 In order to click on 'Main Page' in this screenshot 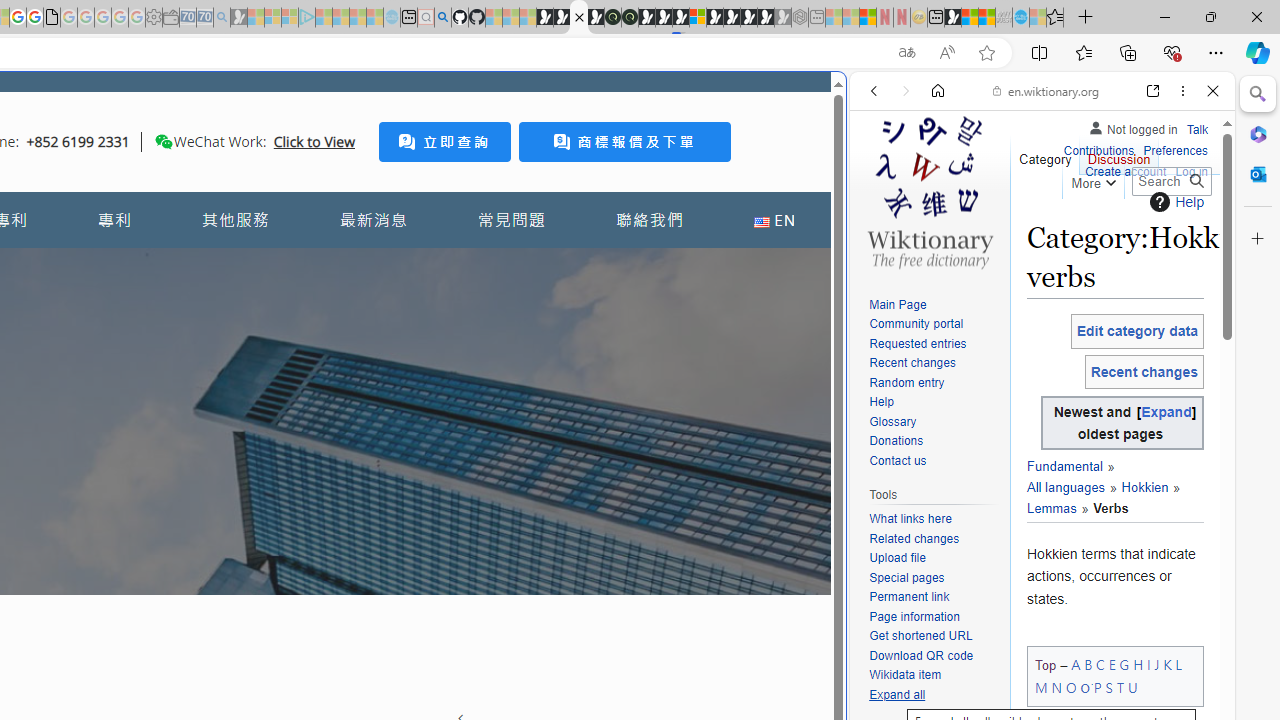, I will do `click(934, 305)`.